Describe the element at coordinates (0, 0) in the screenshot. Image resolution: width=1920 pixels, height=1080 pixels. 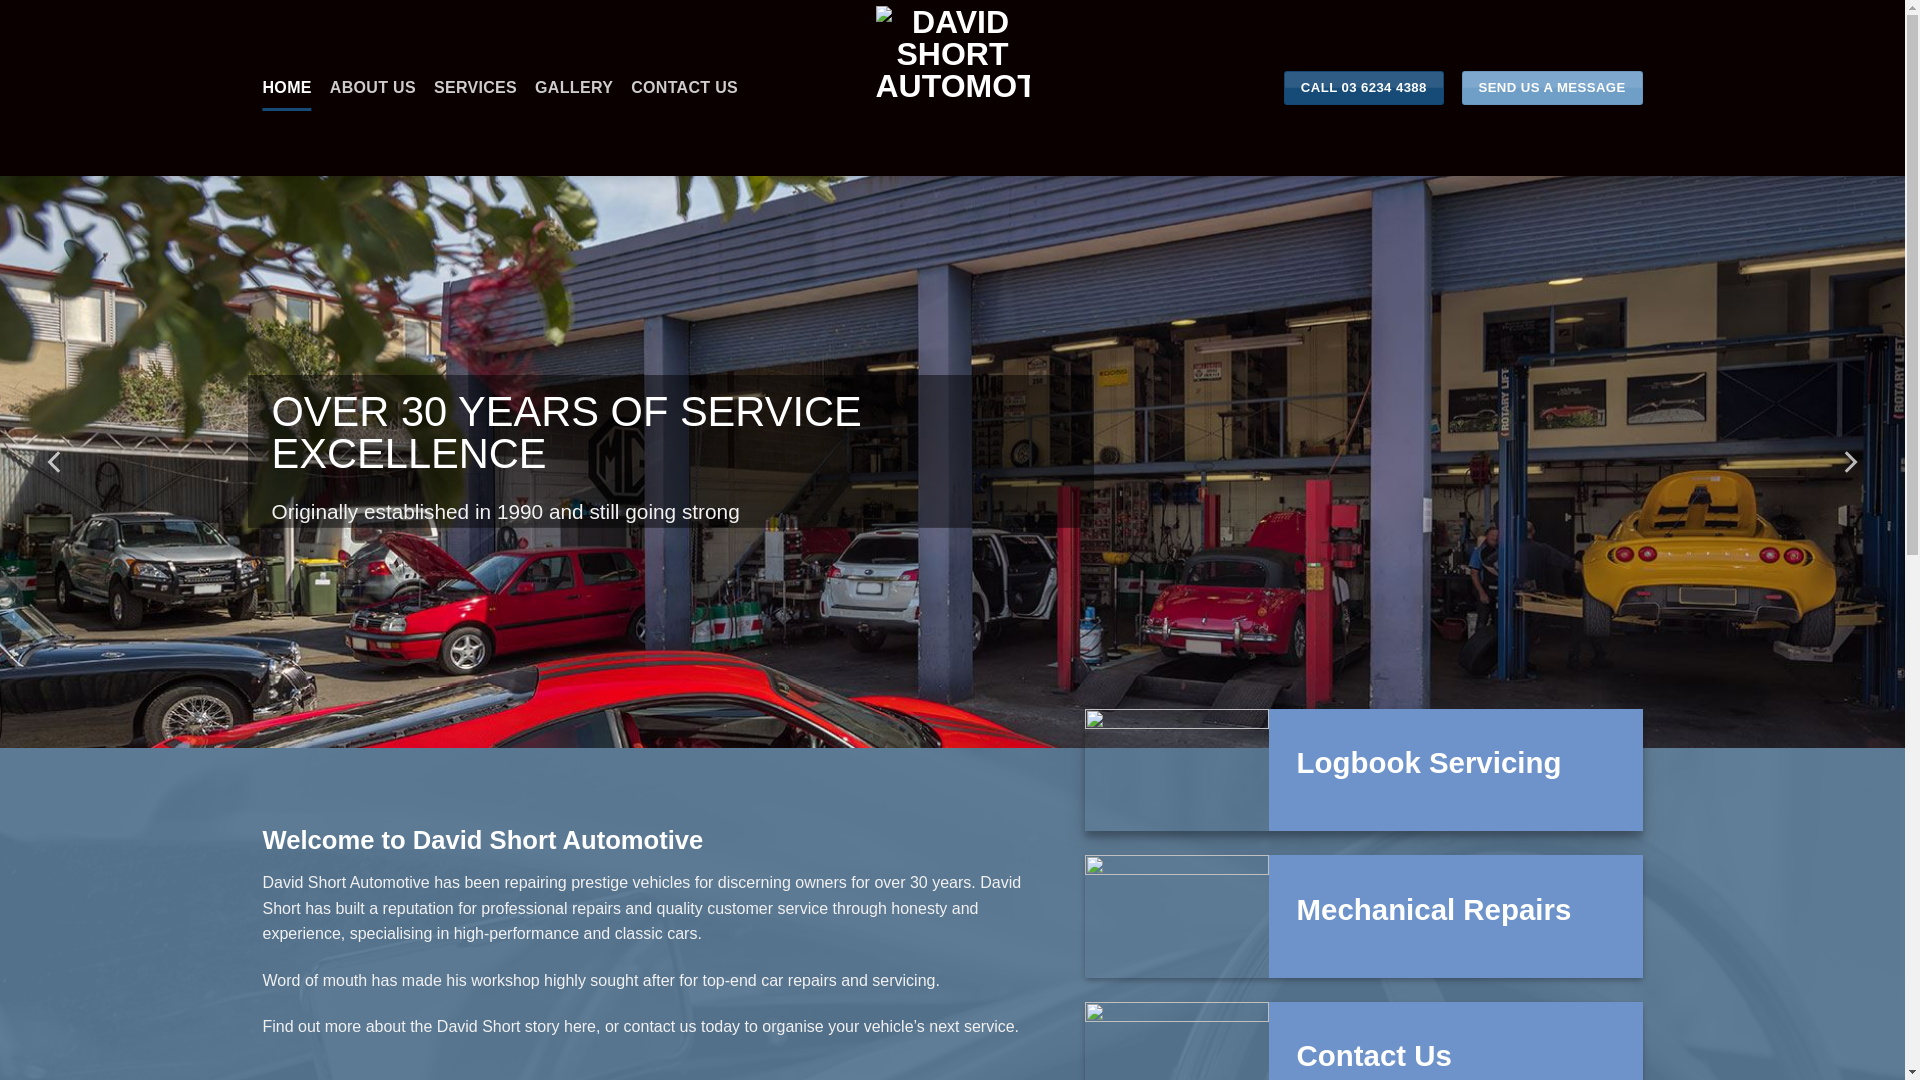
I see `'Skip to content'` at that location.